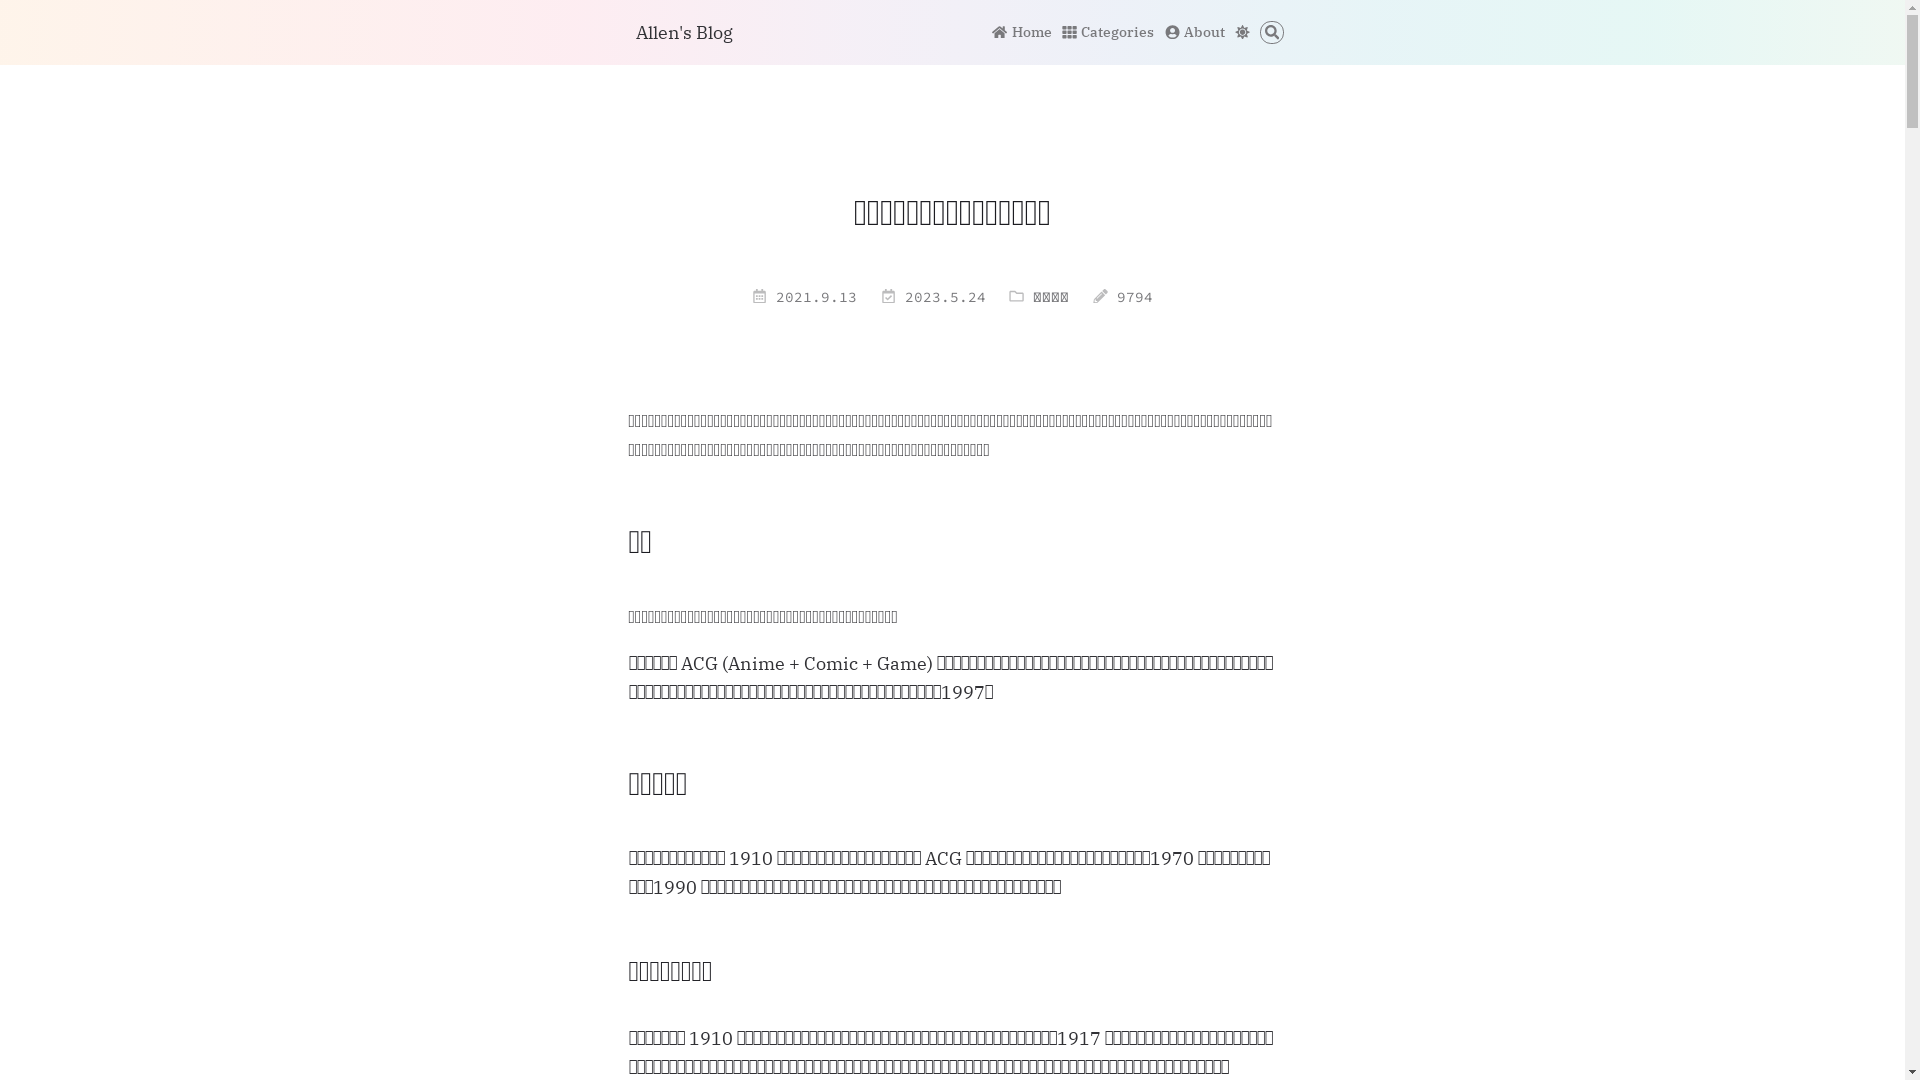  I want to click on 'Home', so click(1021, 31).